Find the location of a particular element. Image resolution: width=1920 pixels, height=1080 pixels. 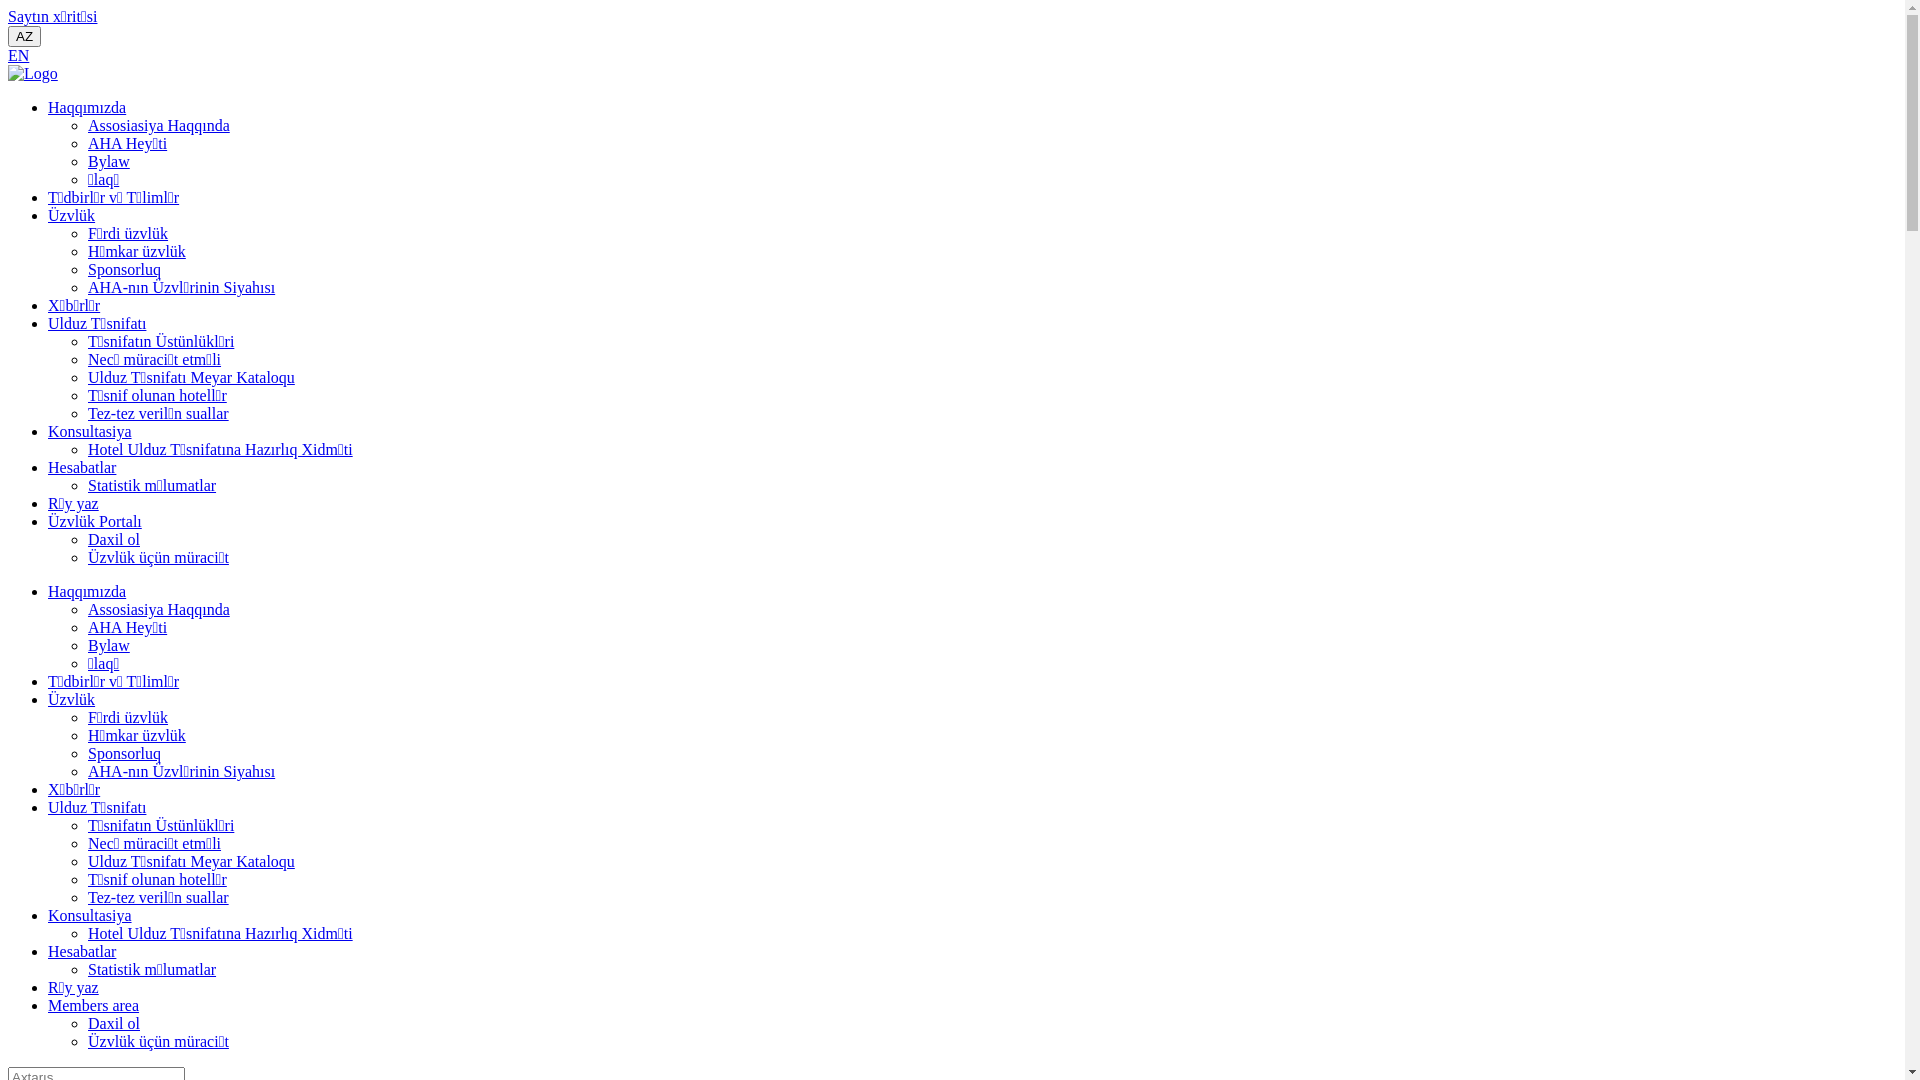

'Members area' is located at coordinates (92, 1005).